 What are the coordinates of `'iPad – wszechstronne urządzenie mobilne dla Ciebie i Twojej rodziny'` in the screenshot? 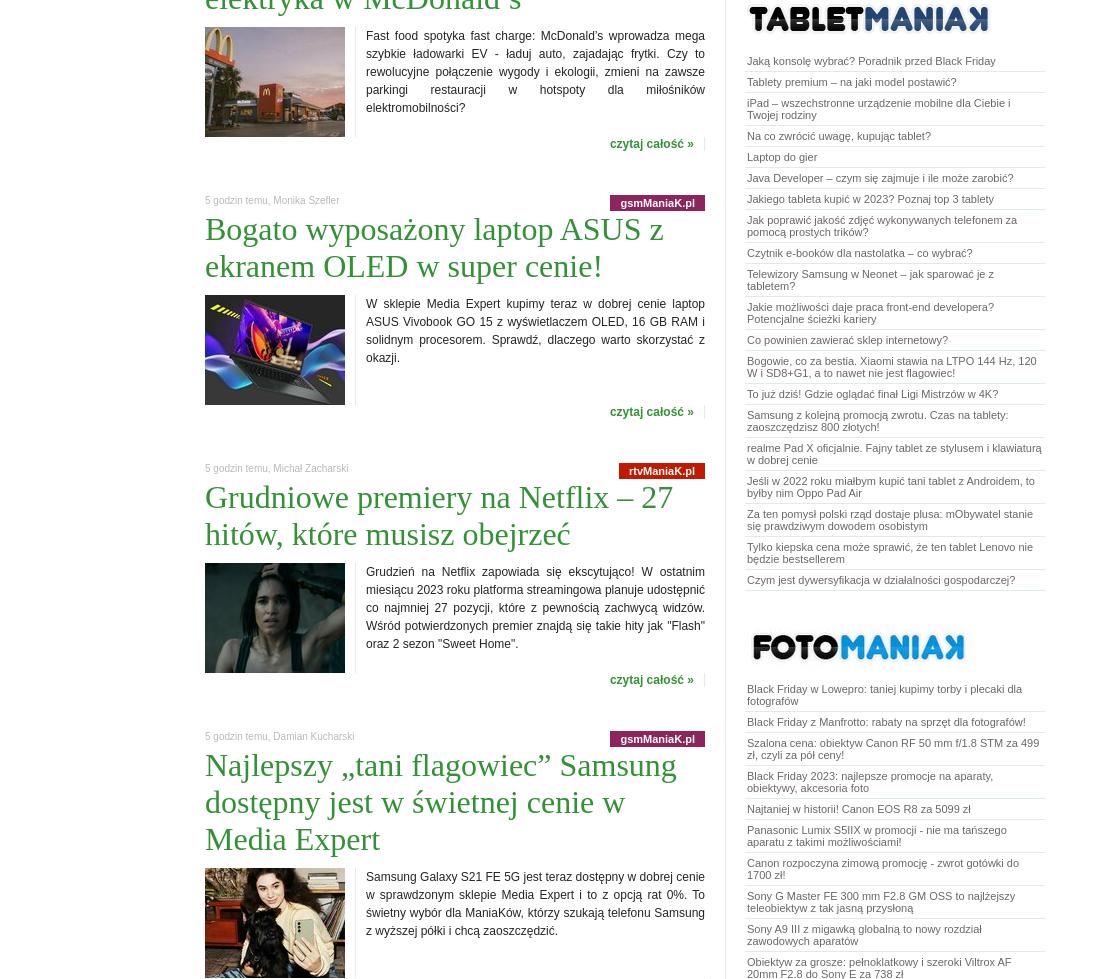 It's located at (877, 108).